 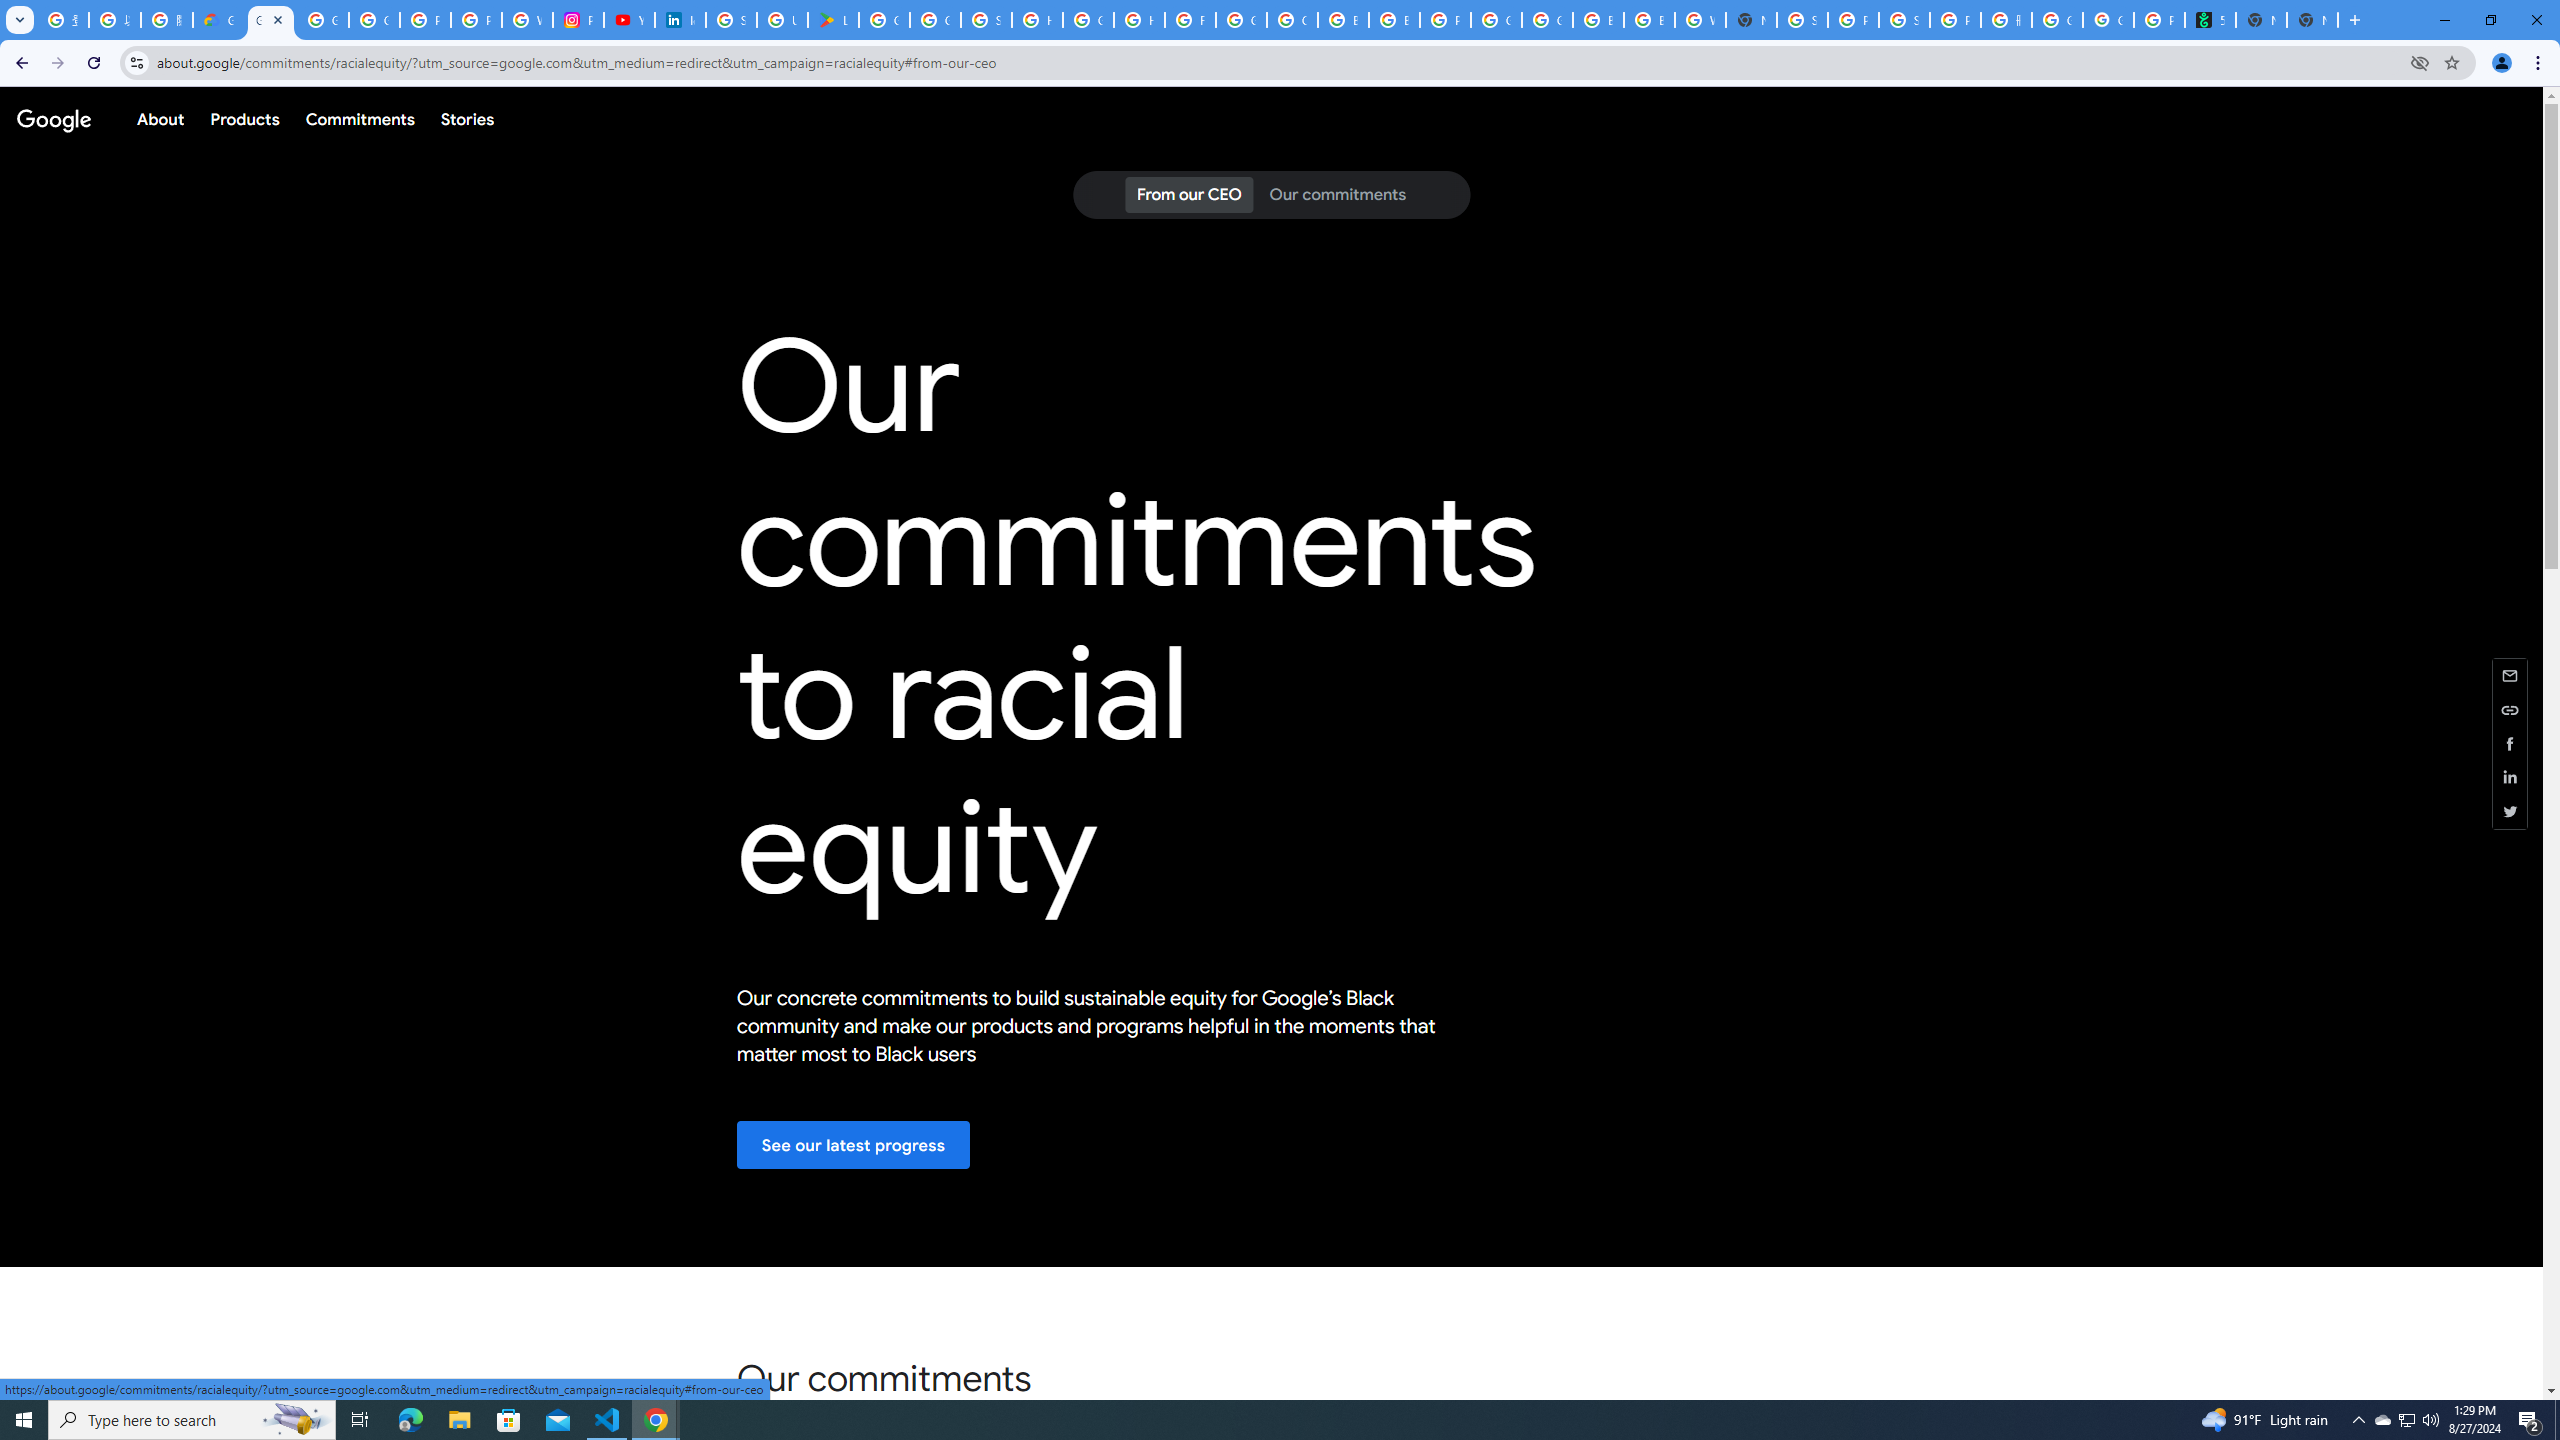 What do you see at coordinates (52, 118) in the screenshot?
I see `'Google'` at bounding box center [52, 118].